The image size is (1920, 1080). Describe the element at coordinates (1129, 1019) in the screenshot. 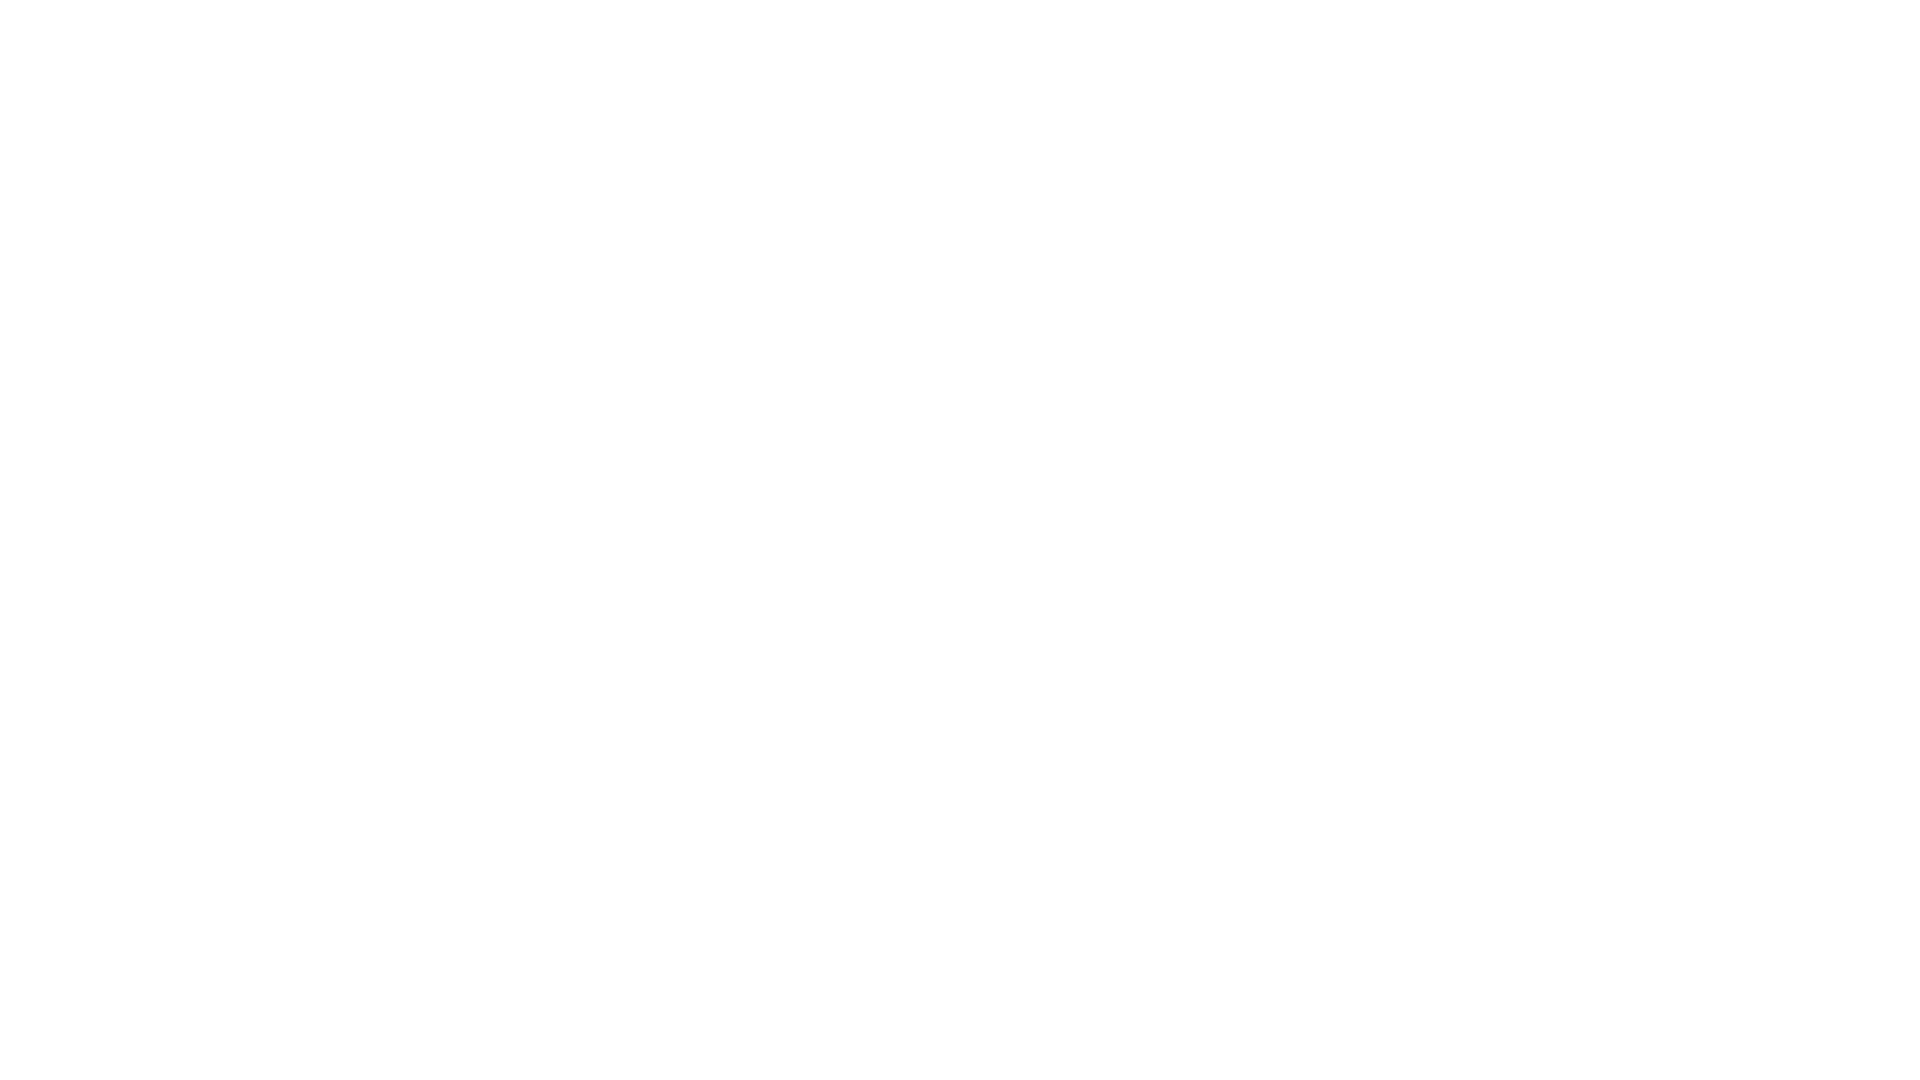

I see `Okay!` at that location.